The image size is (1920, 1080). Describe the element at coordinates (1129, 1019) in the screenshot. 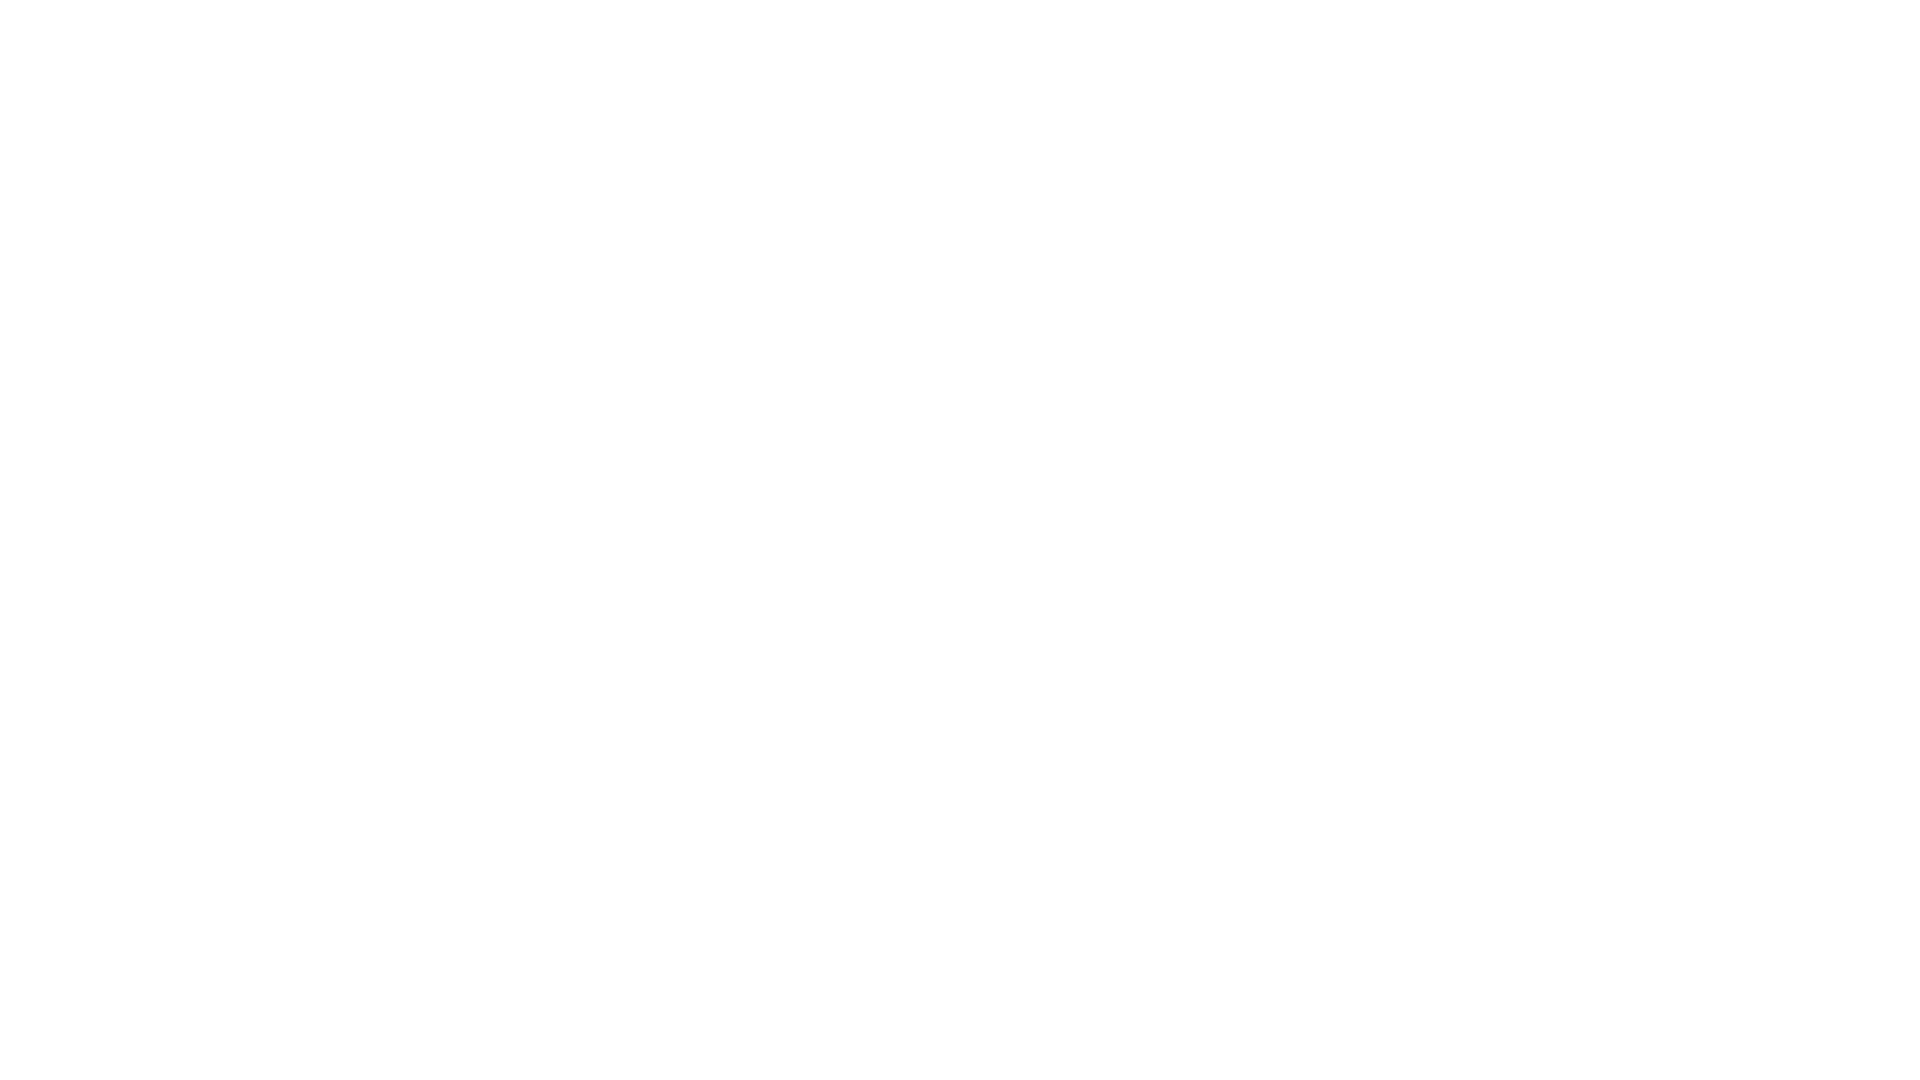

I see `Okay!` at that location.